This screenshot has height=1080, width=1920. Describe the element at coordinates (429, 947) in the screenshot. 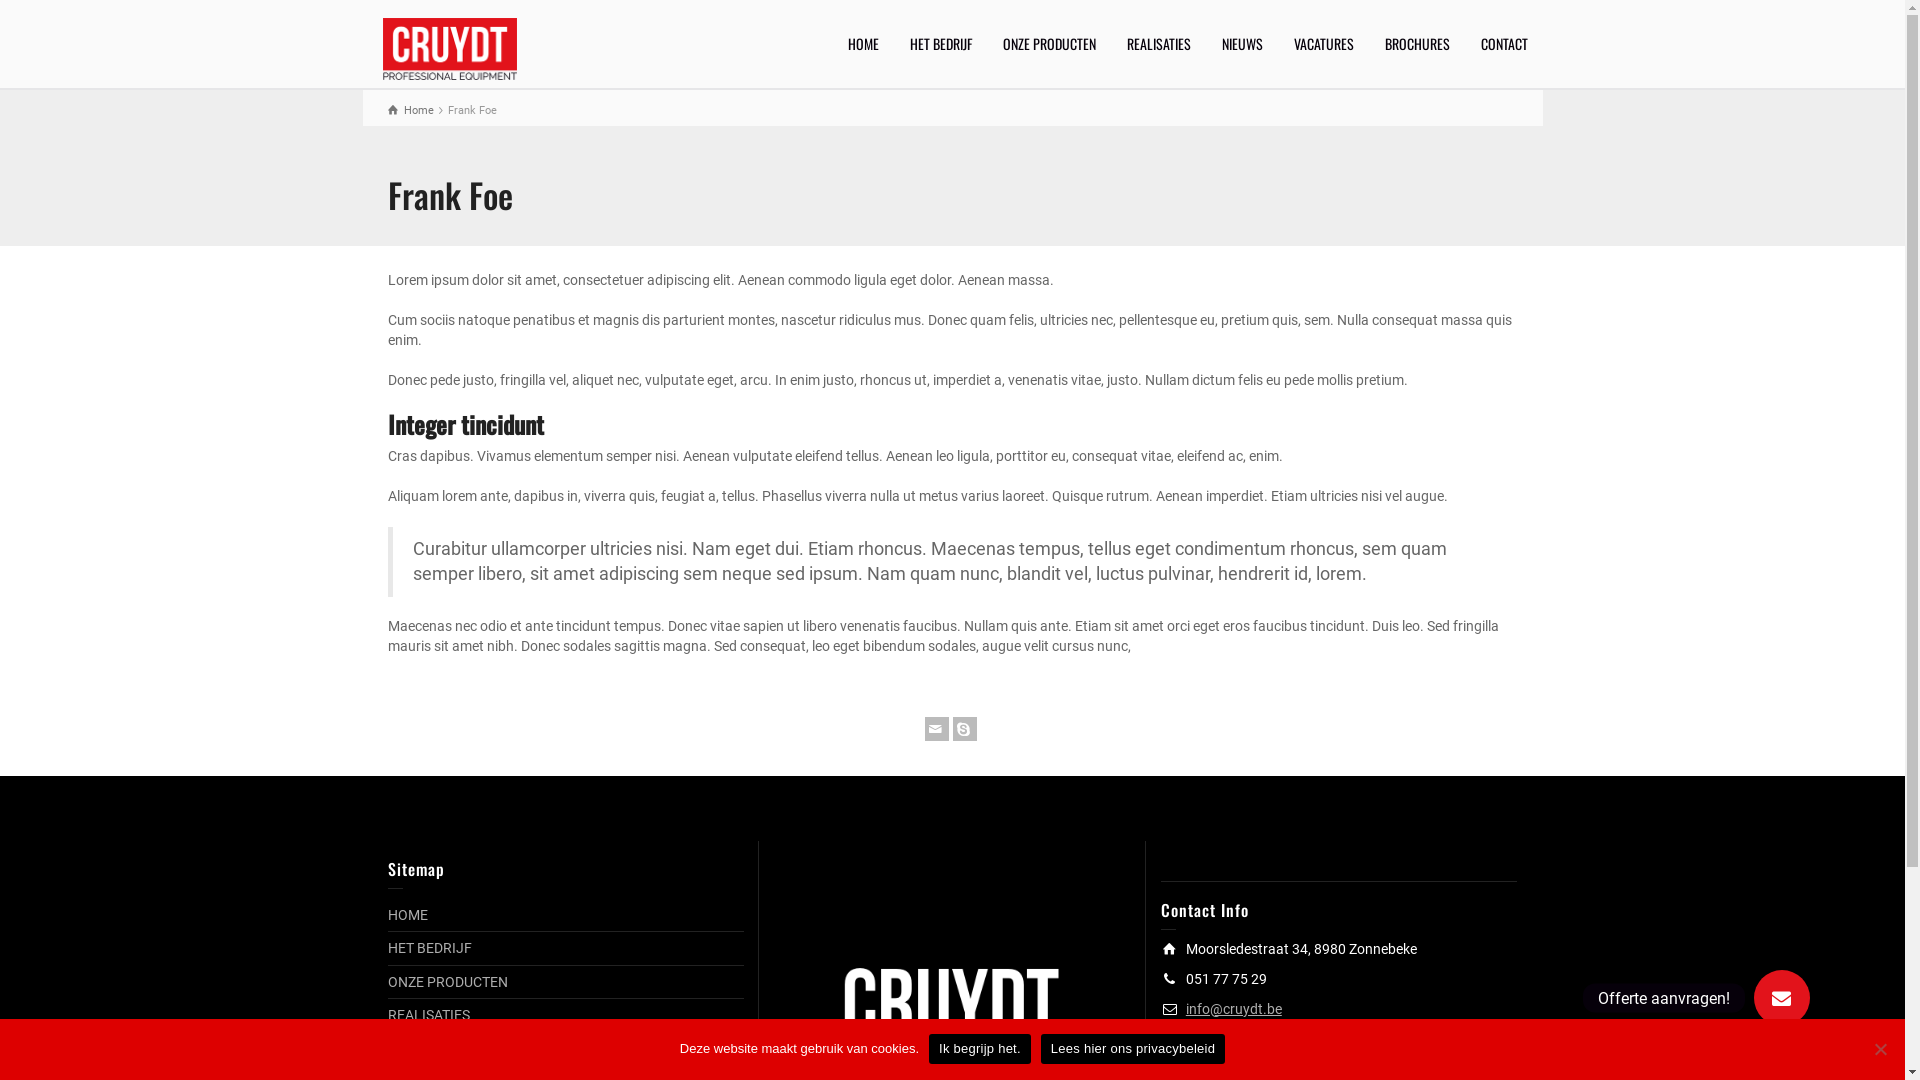

I see `'HET BEDRIJF'` at that location.